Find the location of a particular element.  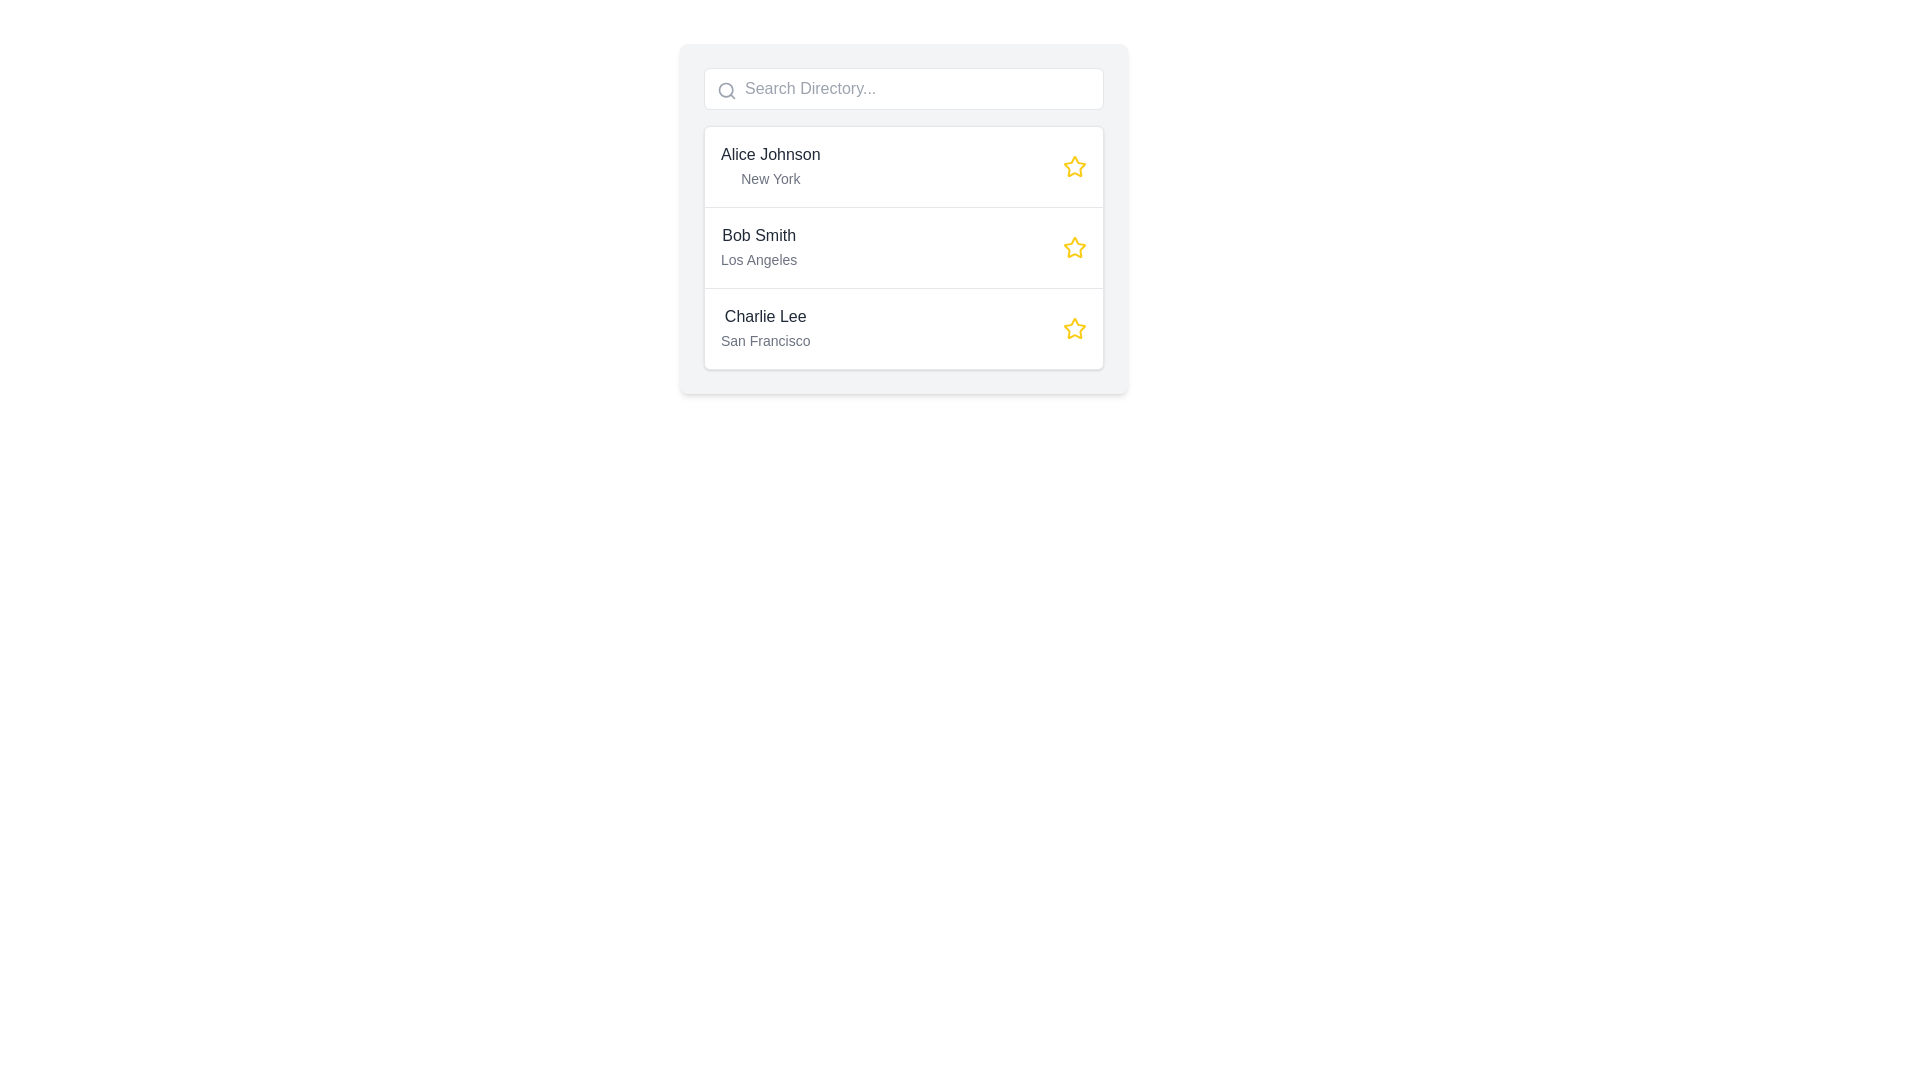

the star icon located at the end of the row displaying 'Alice Johnson' to favorite or unfavorite the entity is located at coordinates (1074, 165).